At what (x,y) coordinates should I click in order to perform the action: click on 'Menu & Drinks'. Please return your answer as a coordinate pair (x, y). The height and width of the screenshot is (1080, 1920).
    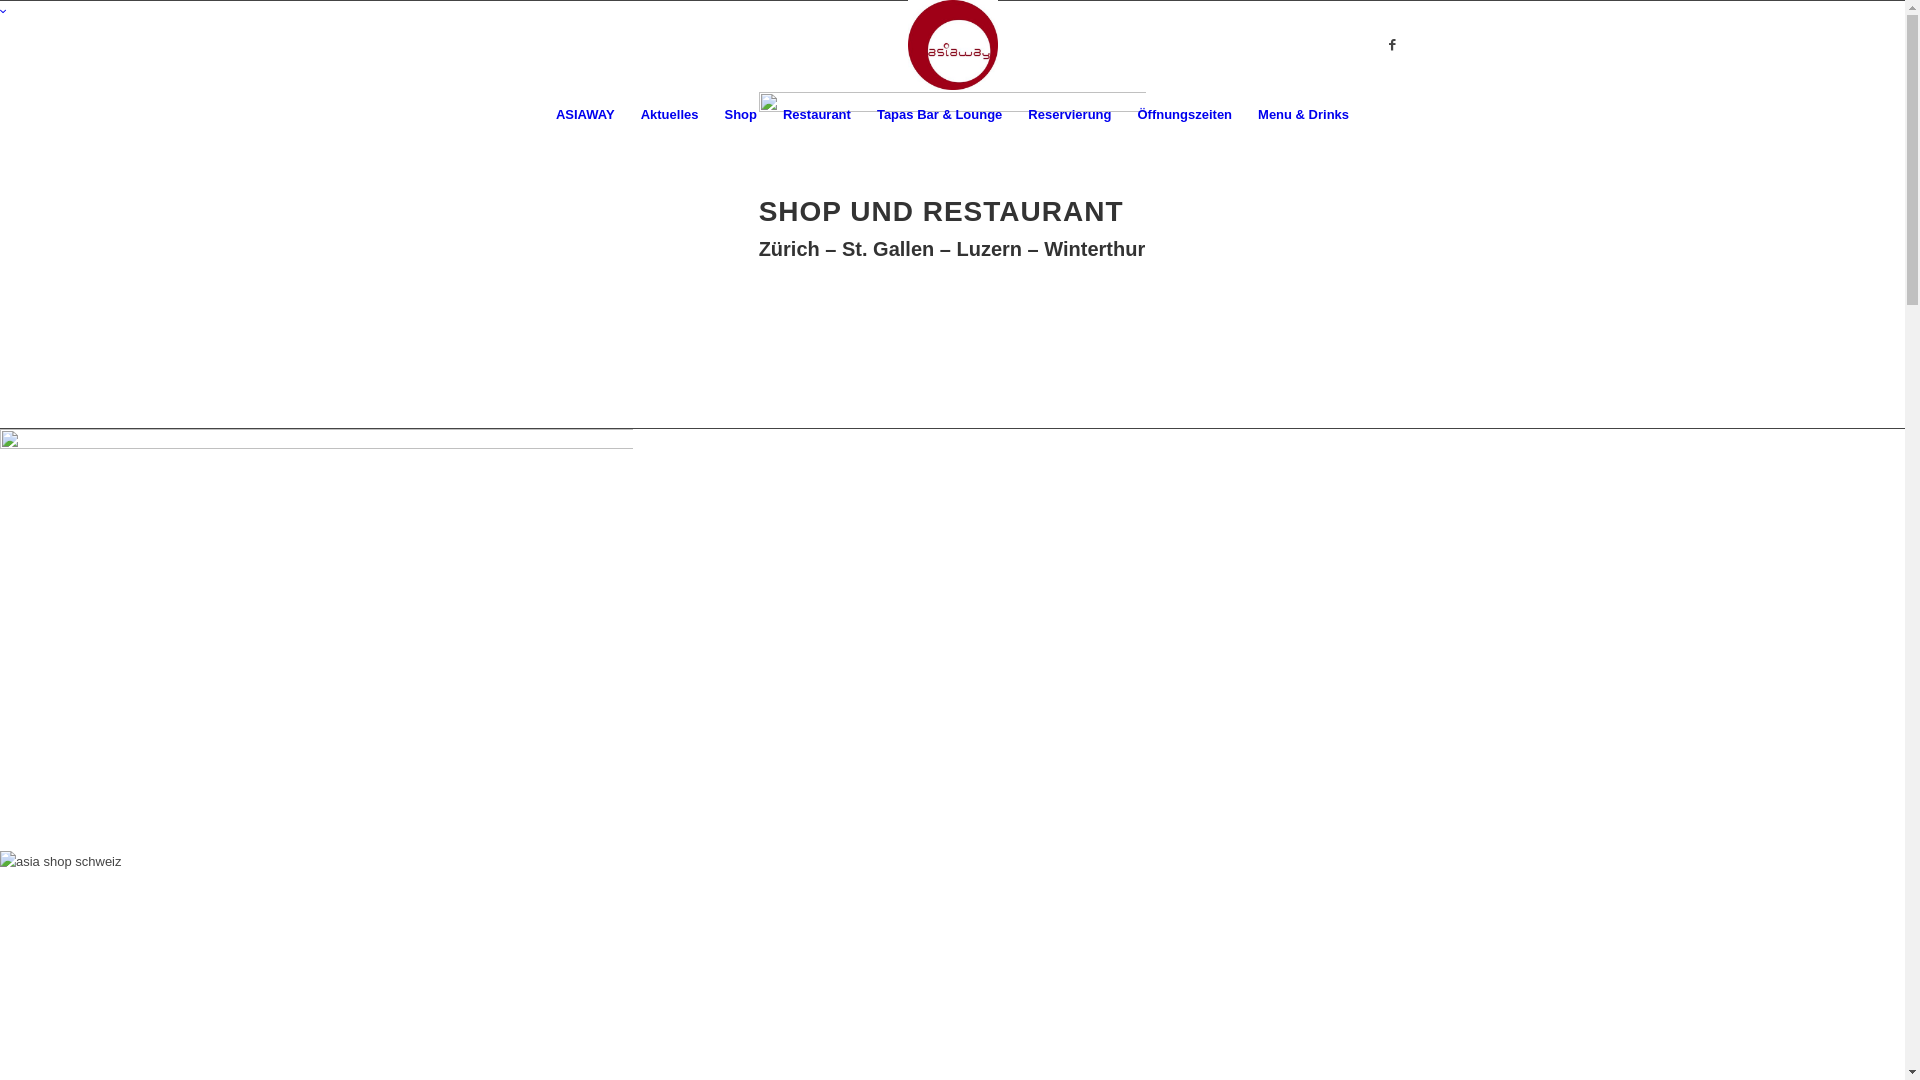
    Looking at the image, I should click on (1303, 115).